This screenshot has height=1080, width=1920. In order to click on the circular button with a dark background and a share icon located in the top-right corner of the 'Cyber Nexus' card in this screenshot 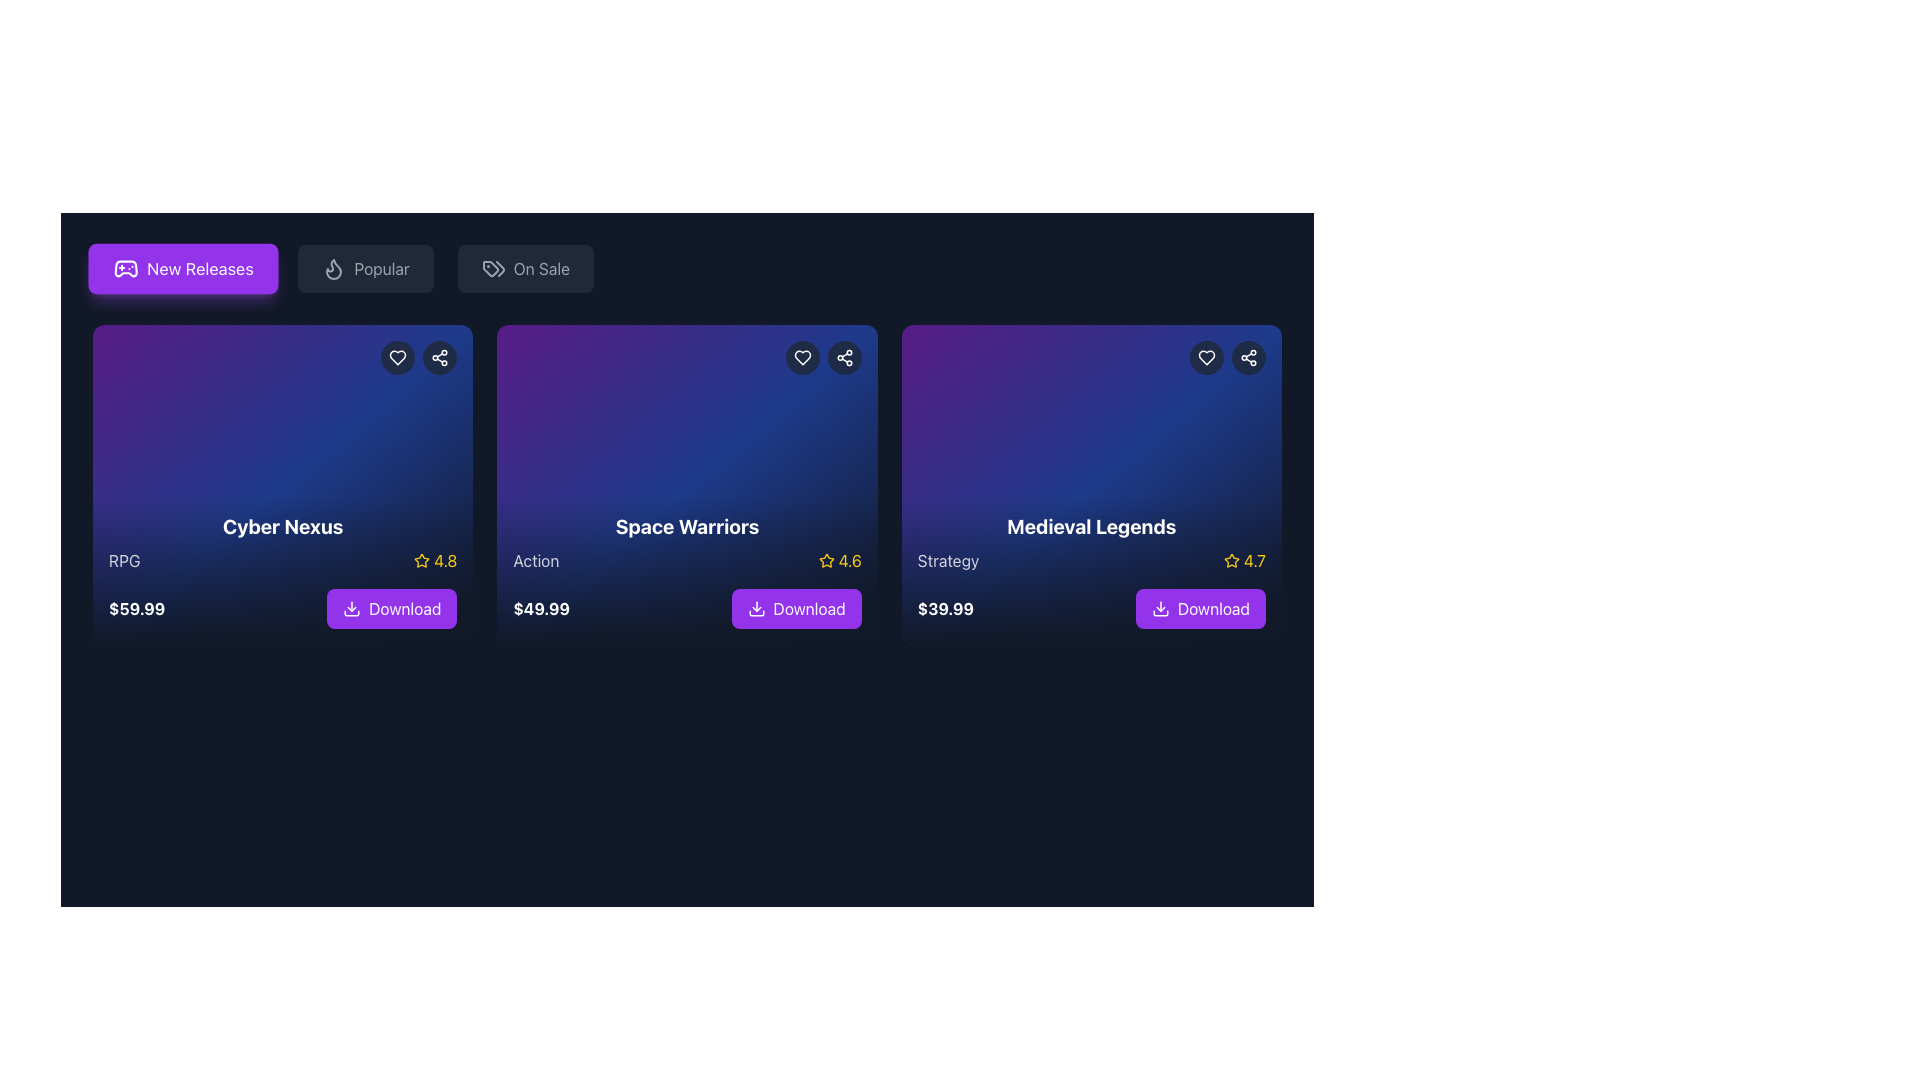, I will do `click(439, 357)`.